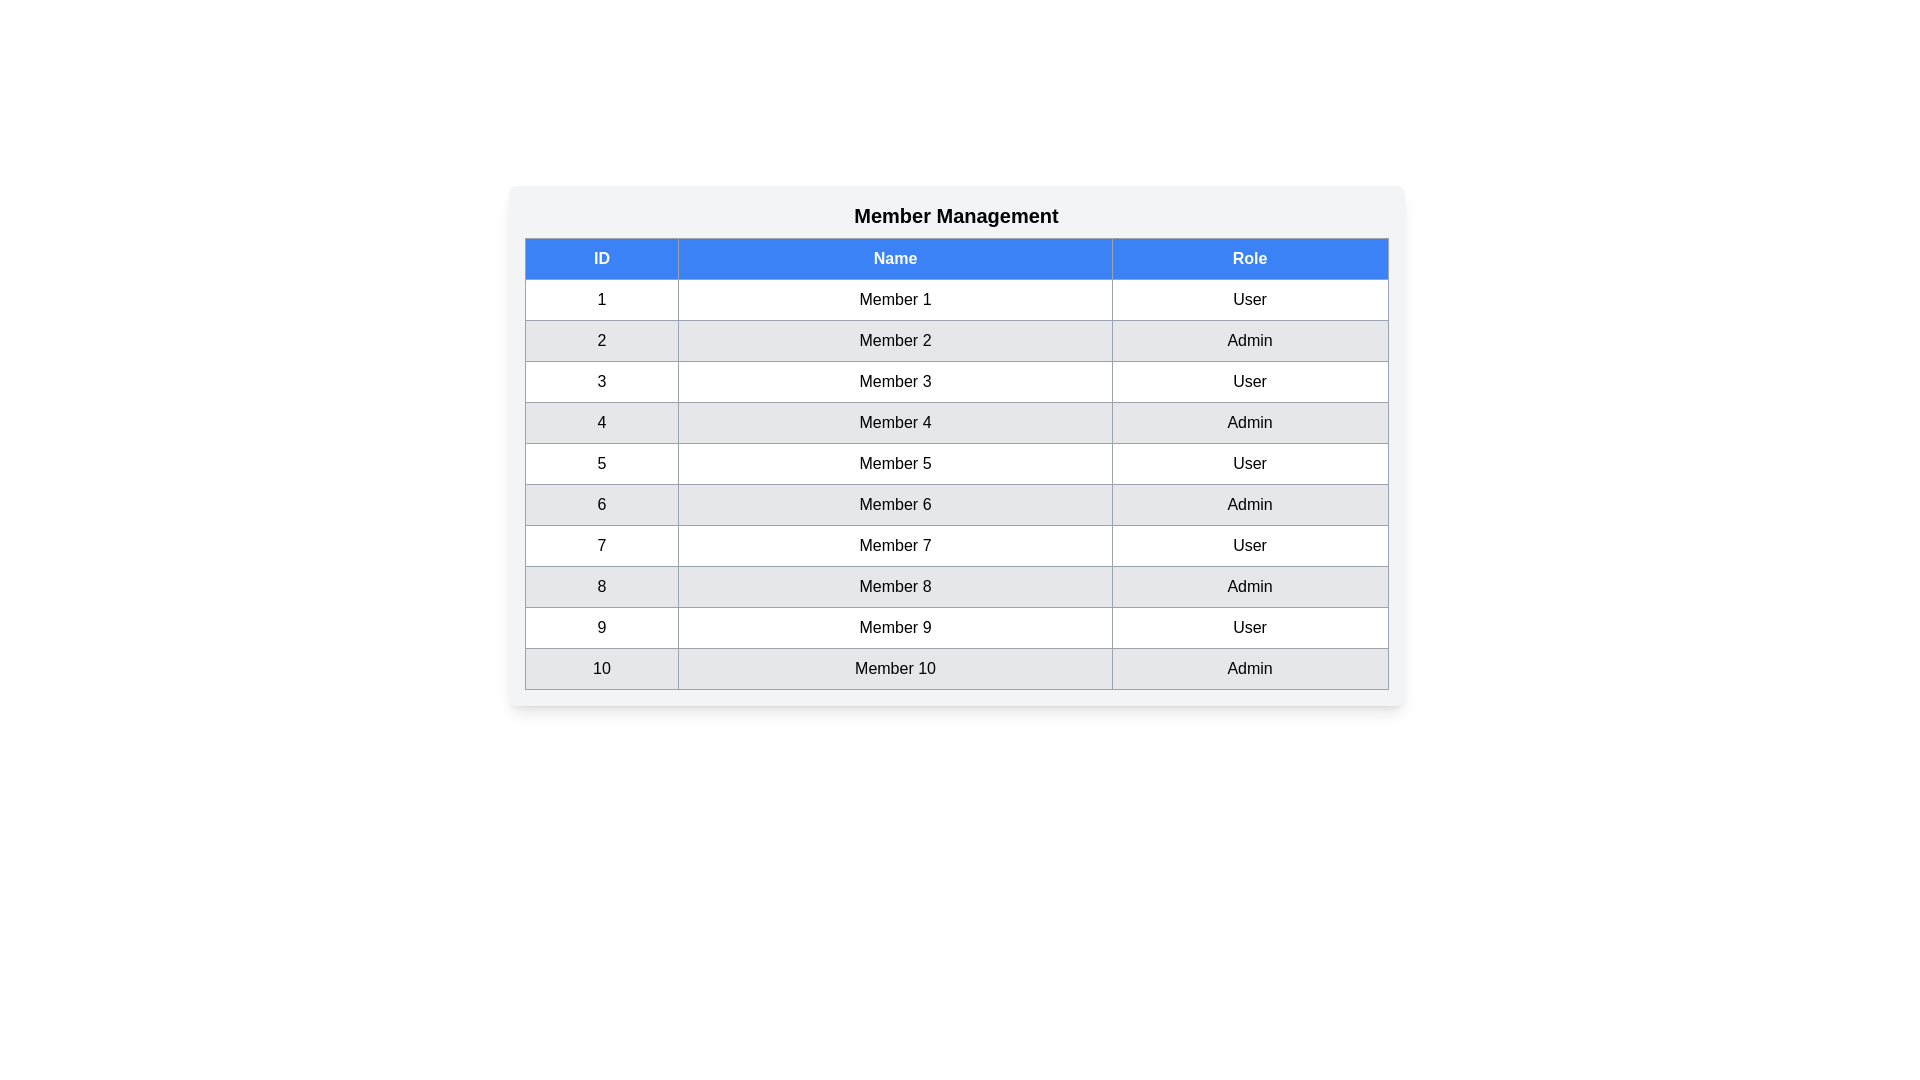 This screenshot has width=1920, height=1080. Describe the element at coordinates (1249, 257) in the screenshot. I see `the Role column header to sort the table by that column` at that location.